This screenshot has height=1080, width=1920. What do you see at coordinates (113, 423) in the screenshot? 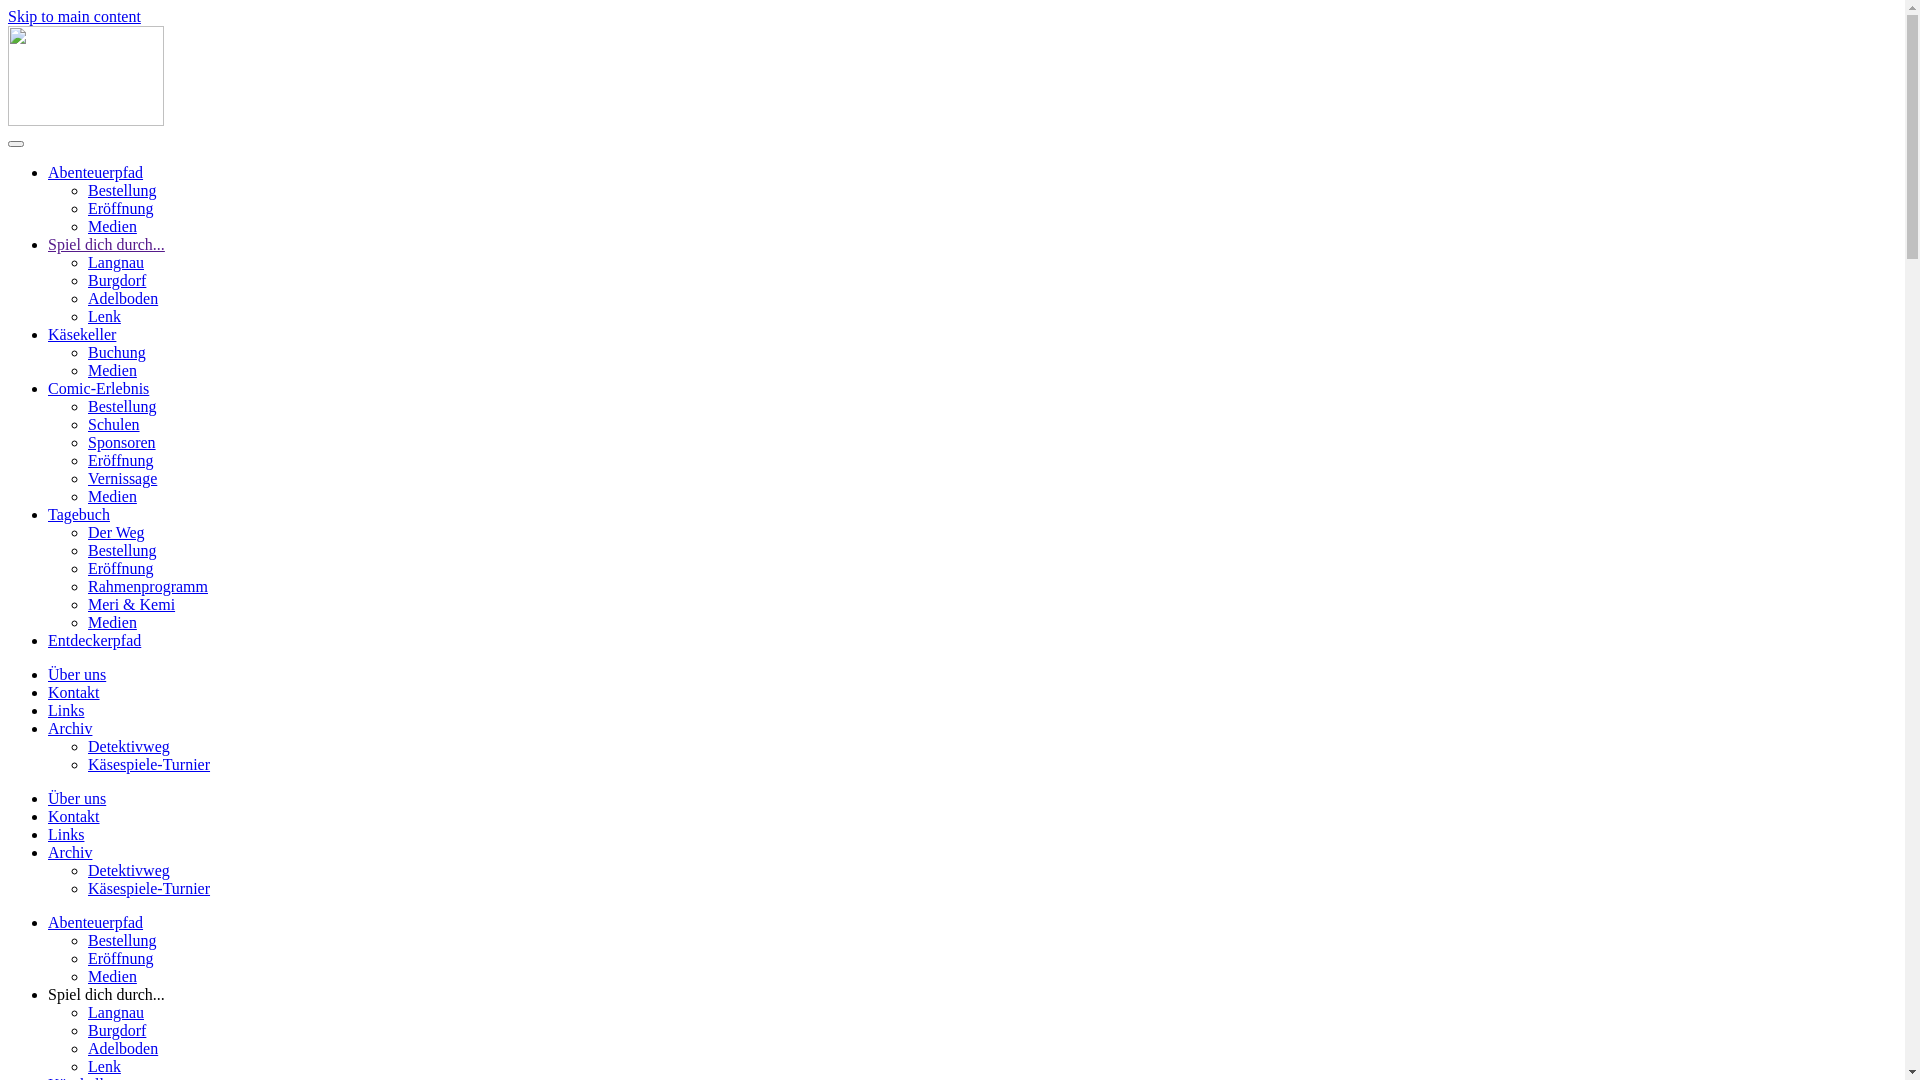
I see `'Schulen'` at bounding box center [113, 423].